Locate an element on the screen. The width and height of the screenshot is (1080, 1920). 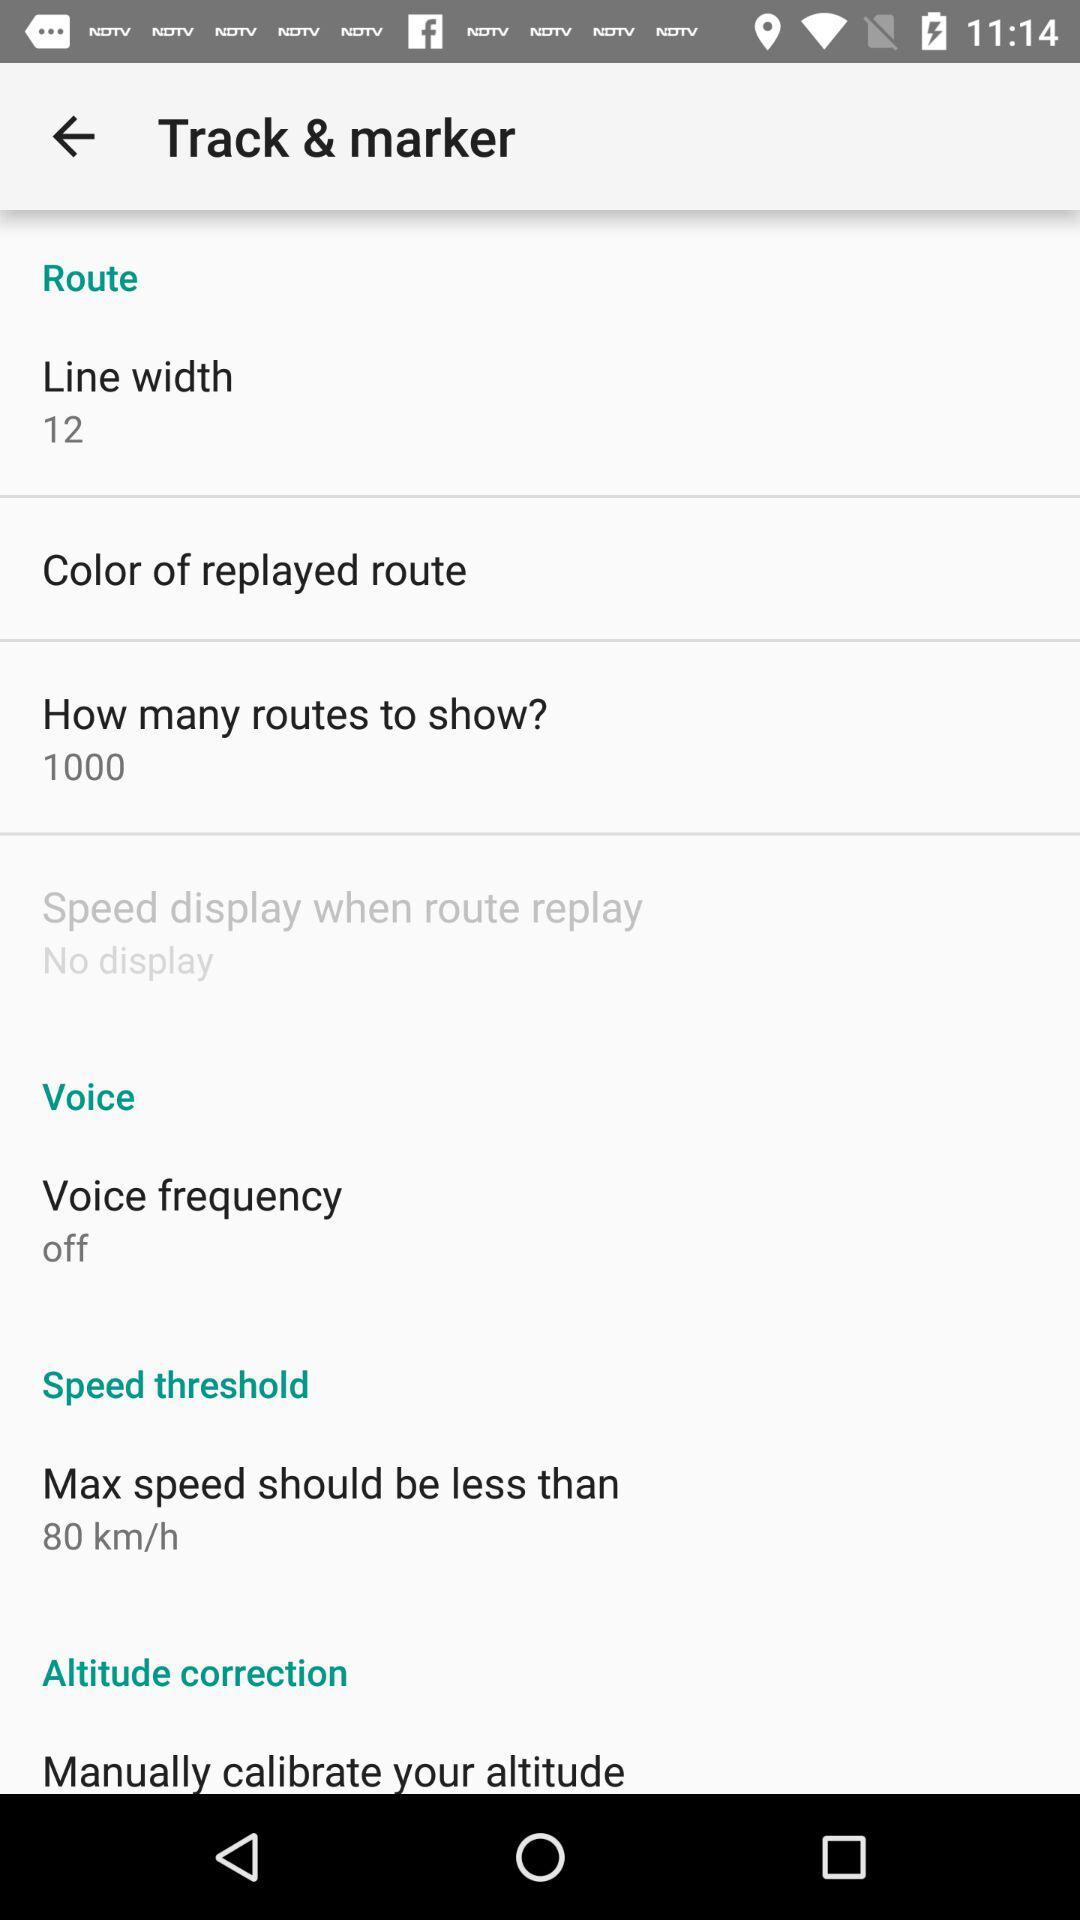
item above route is located at coordinates (72, 135).